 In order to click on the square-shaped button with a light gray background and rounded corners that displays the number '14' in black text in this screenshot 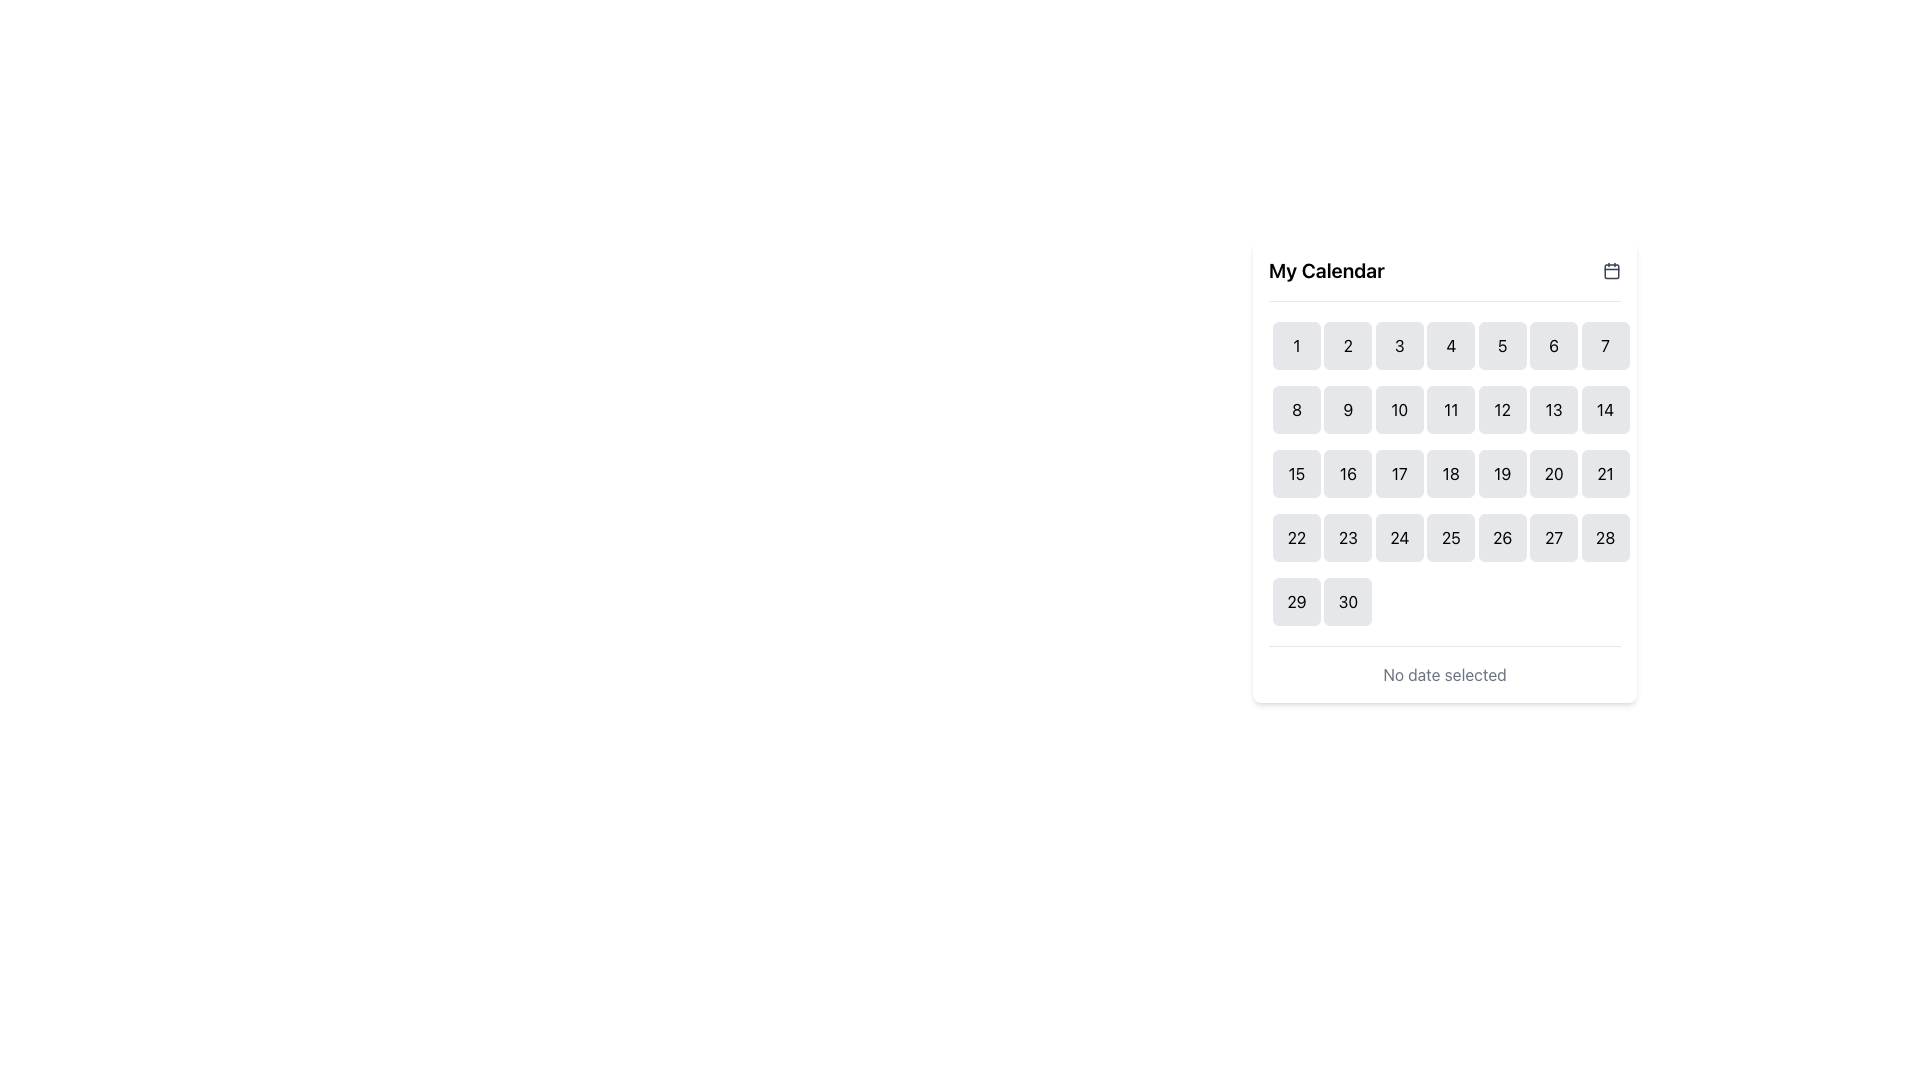, I will do `click(1605, 408)`.